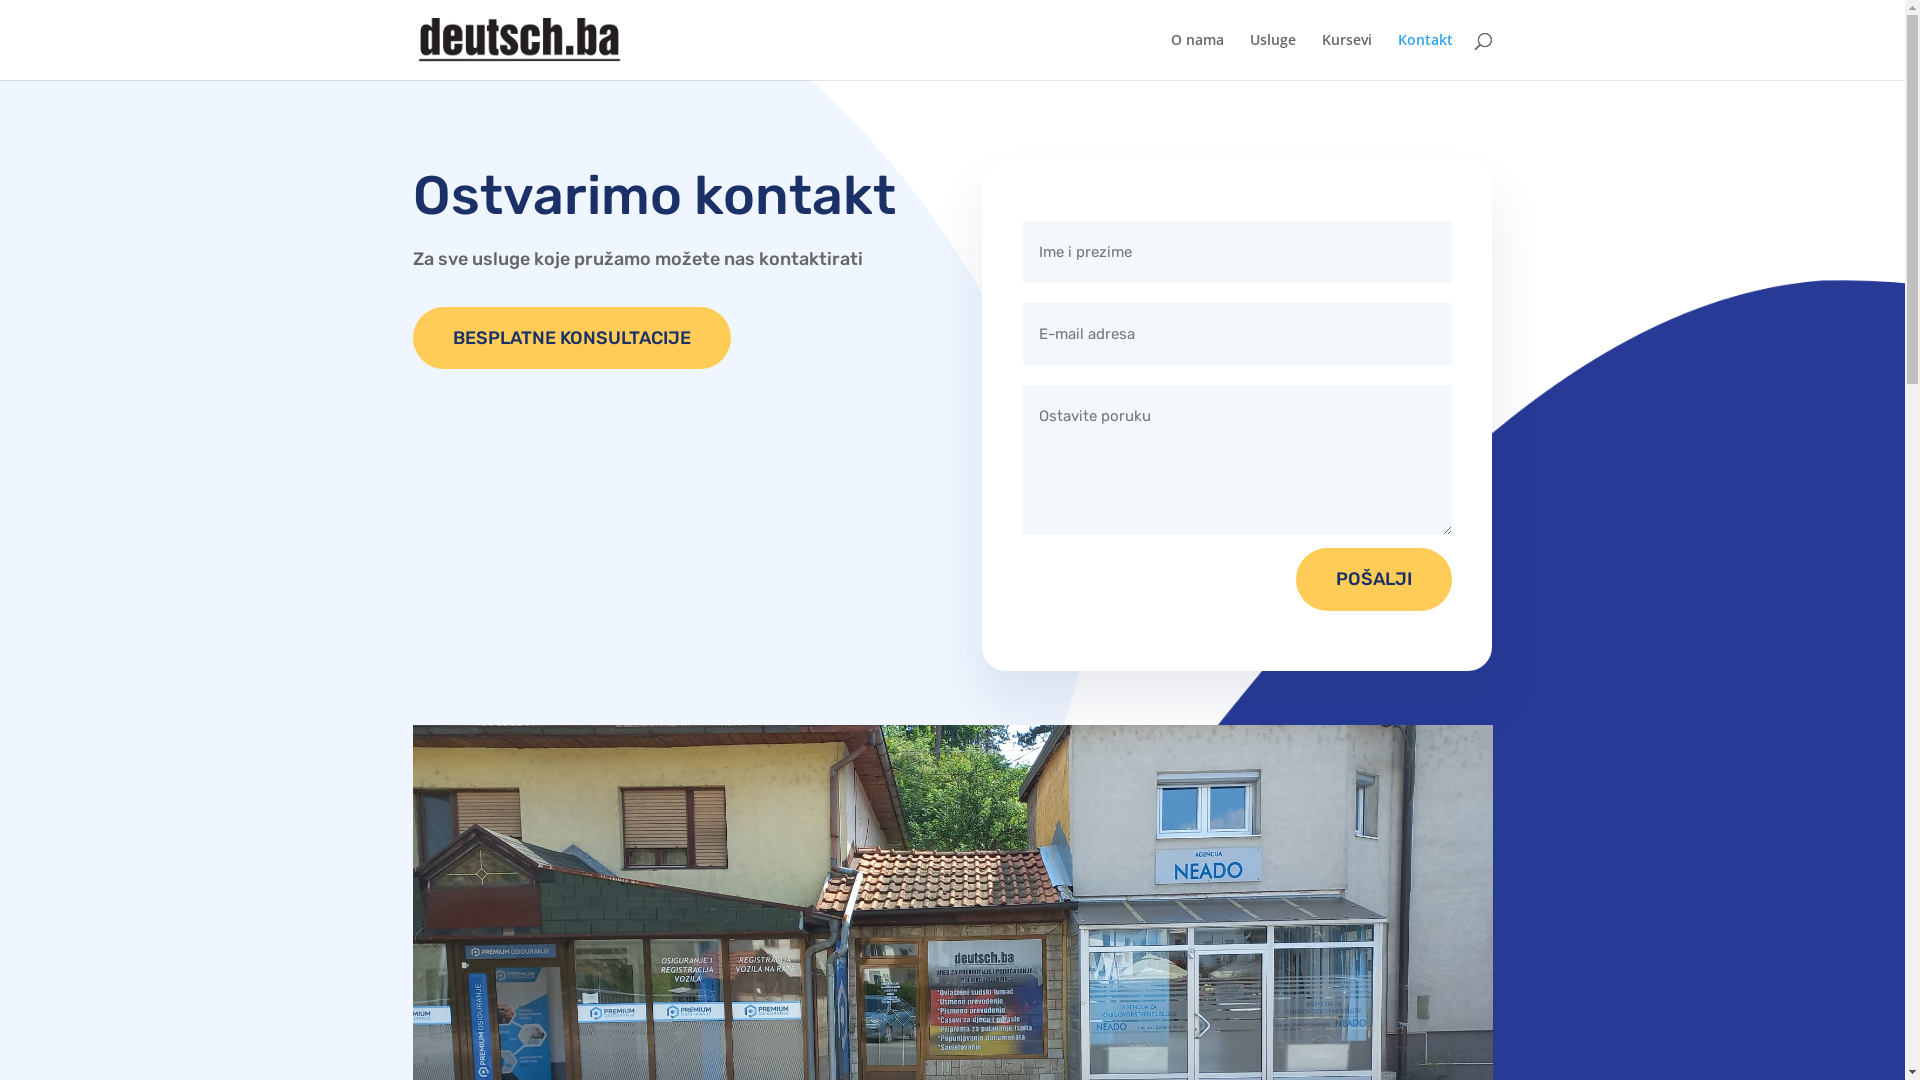 The height and width of the screenshot is (1080, 1920). What do you see at coordinates (570, 337) in the screenshot?
I see `'BESPLATNE KONSULTACIJE'` at bounding box center [570, 337].